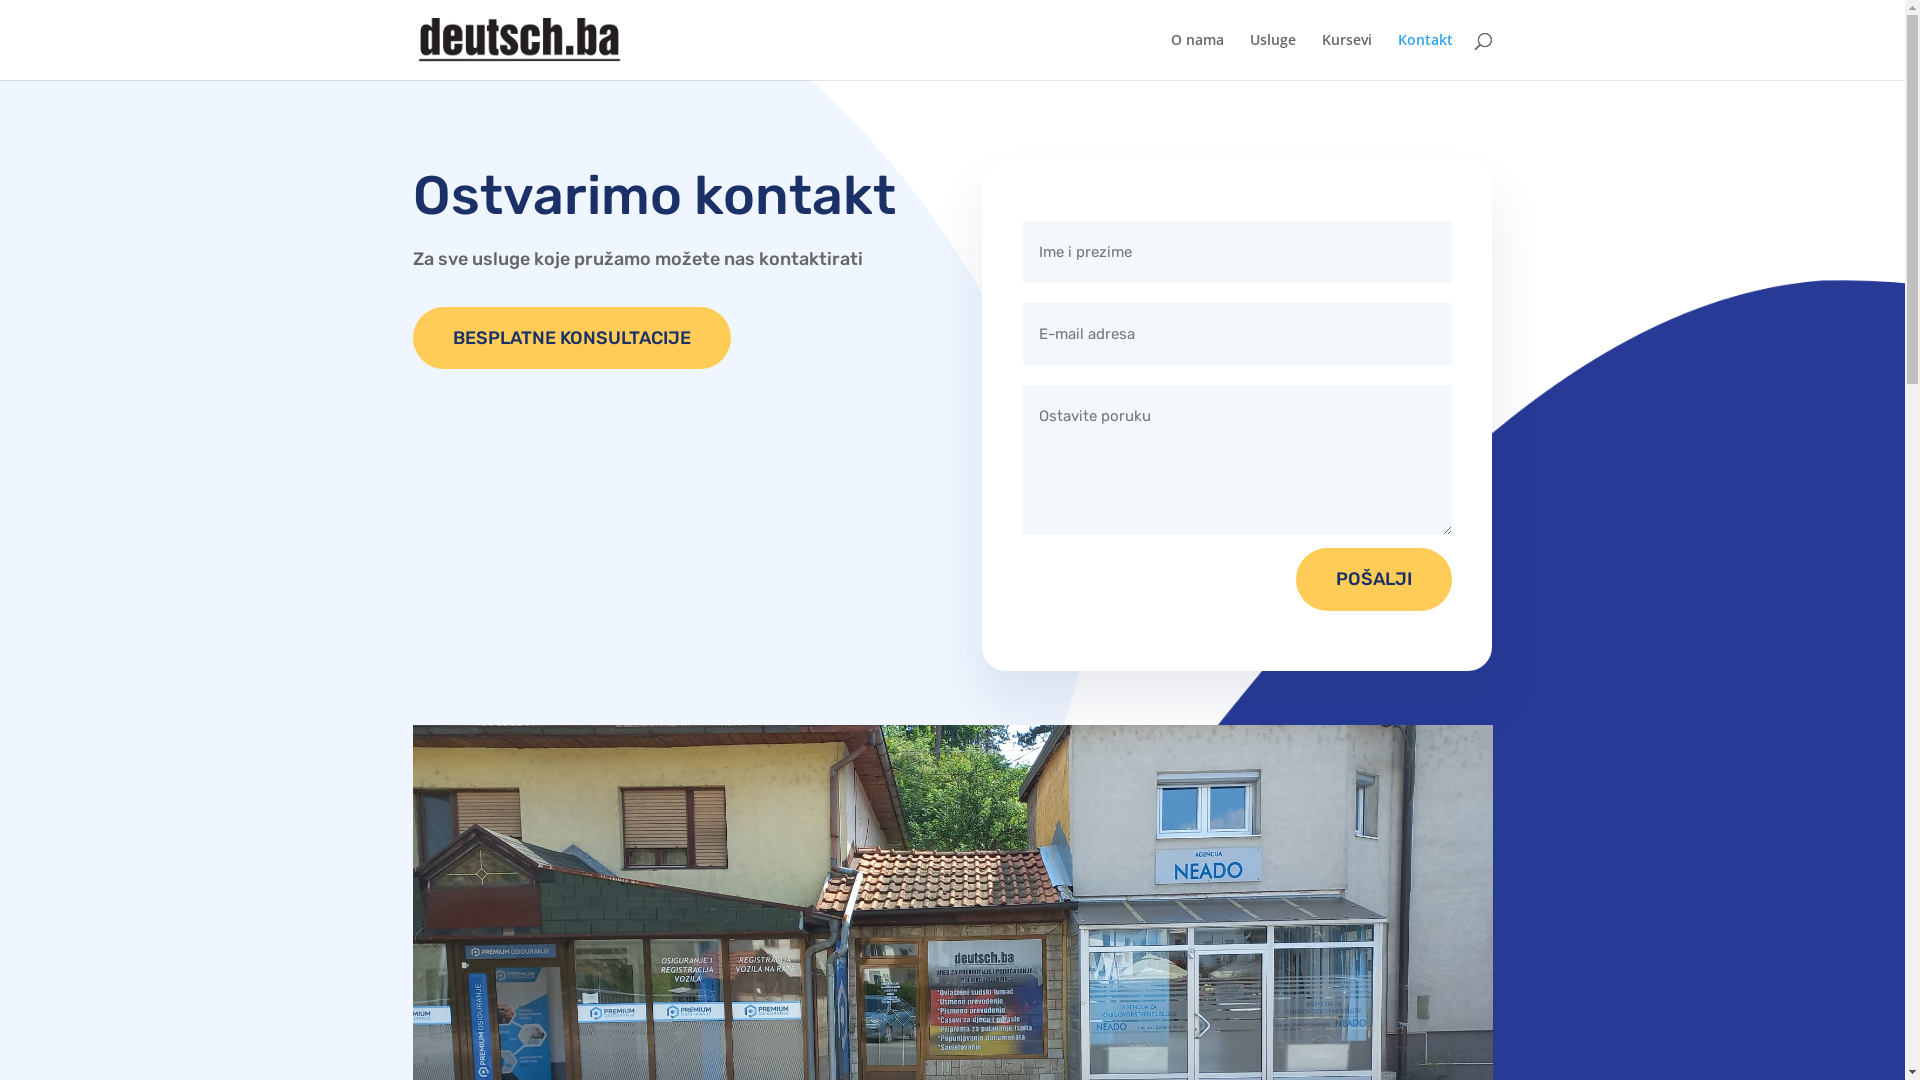 The height and width of the screenshot is (1080, 1920). What do you see at coordinates (570, 337) in the screenshot?
I see `'BESPLATNE KONSULTACIJE'` at bounding box center [570, 337].